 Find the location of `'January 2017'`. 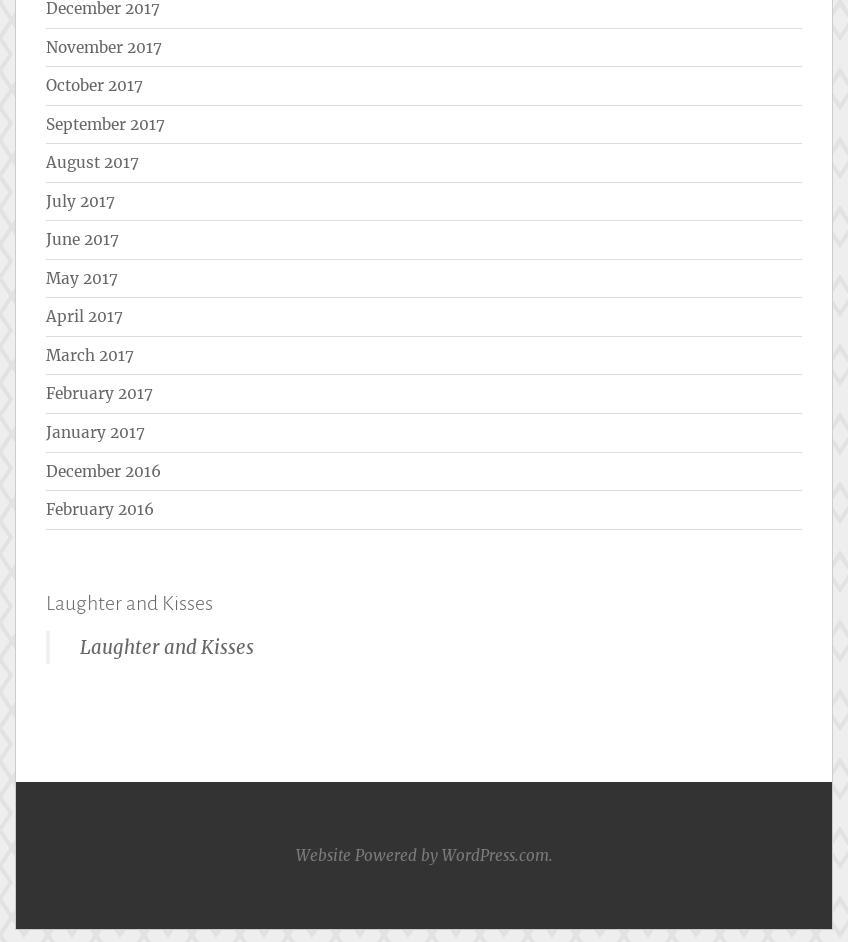

'January 2017' is located at coordinates (95, 431).